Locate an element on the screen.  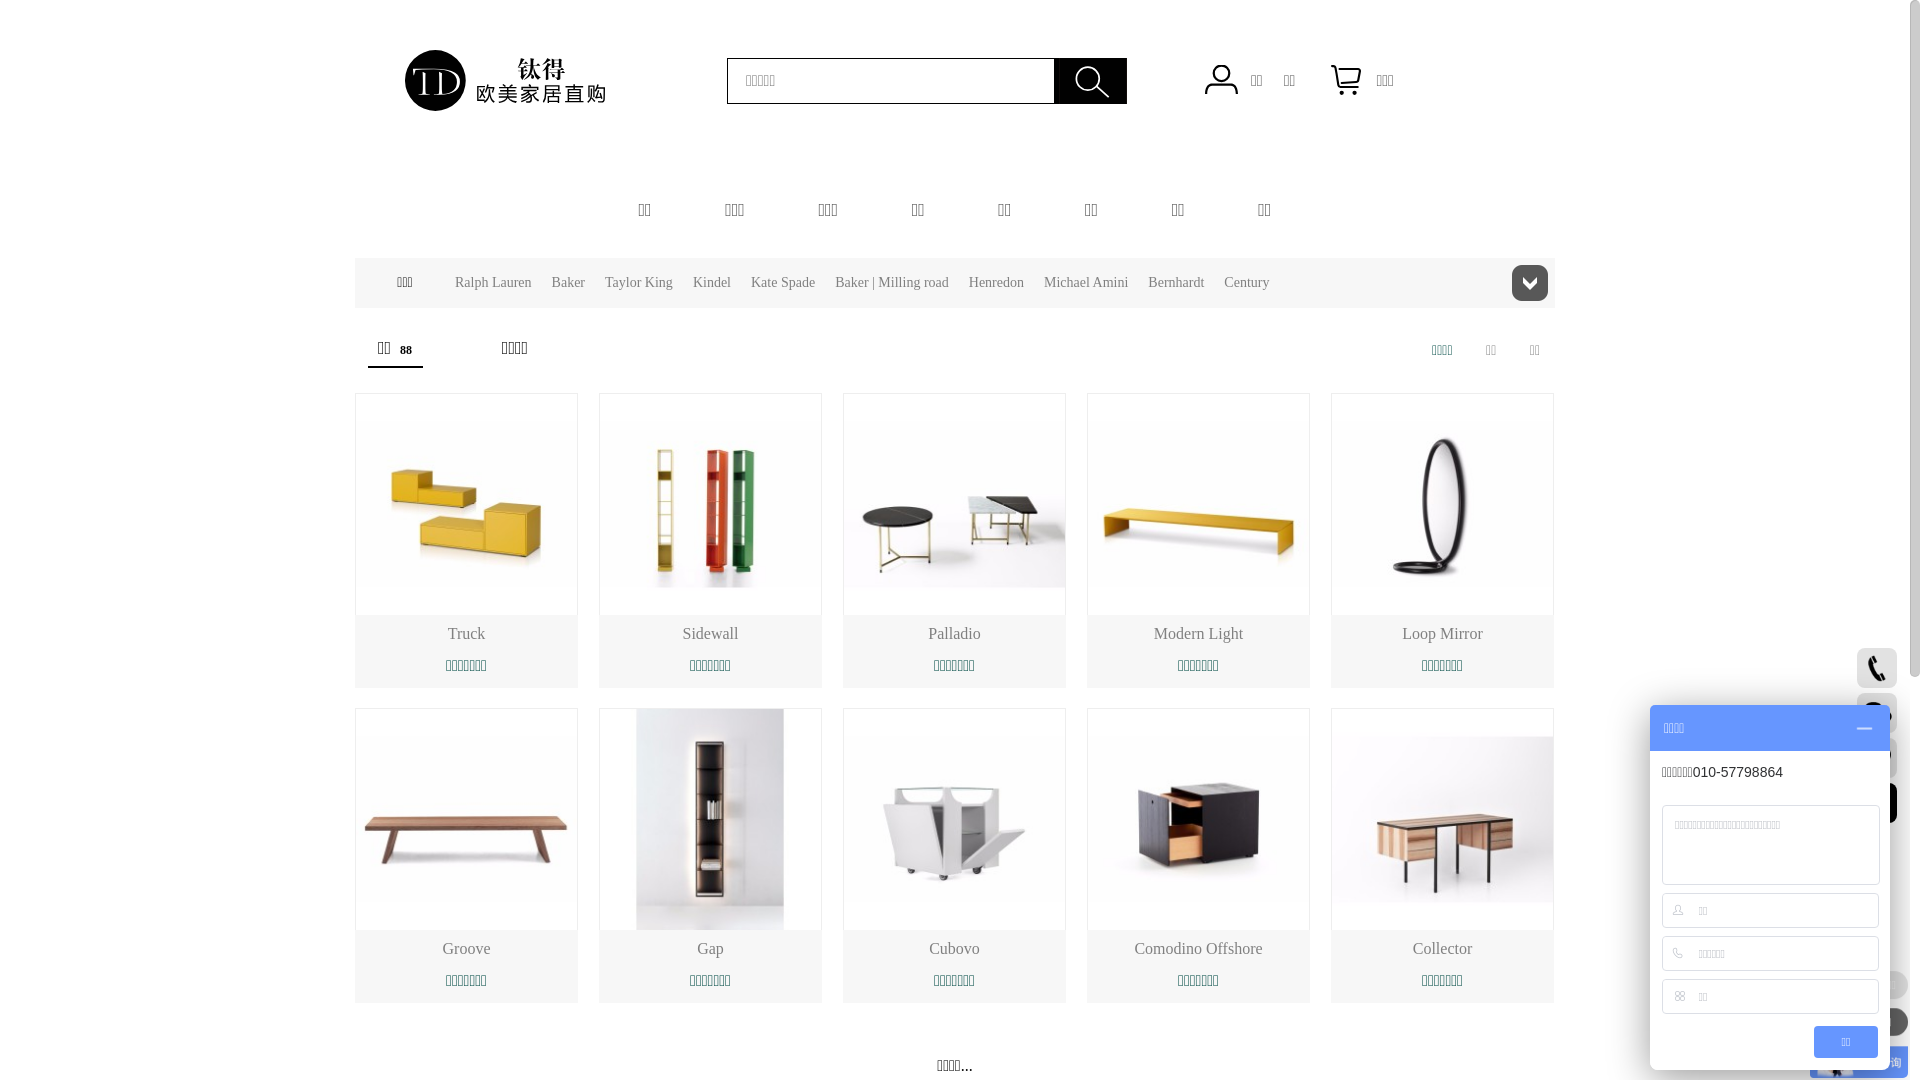
'Henredon' is located at coordinates (996, 282).